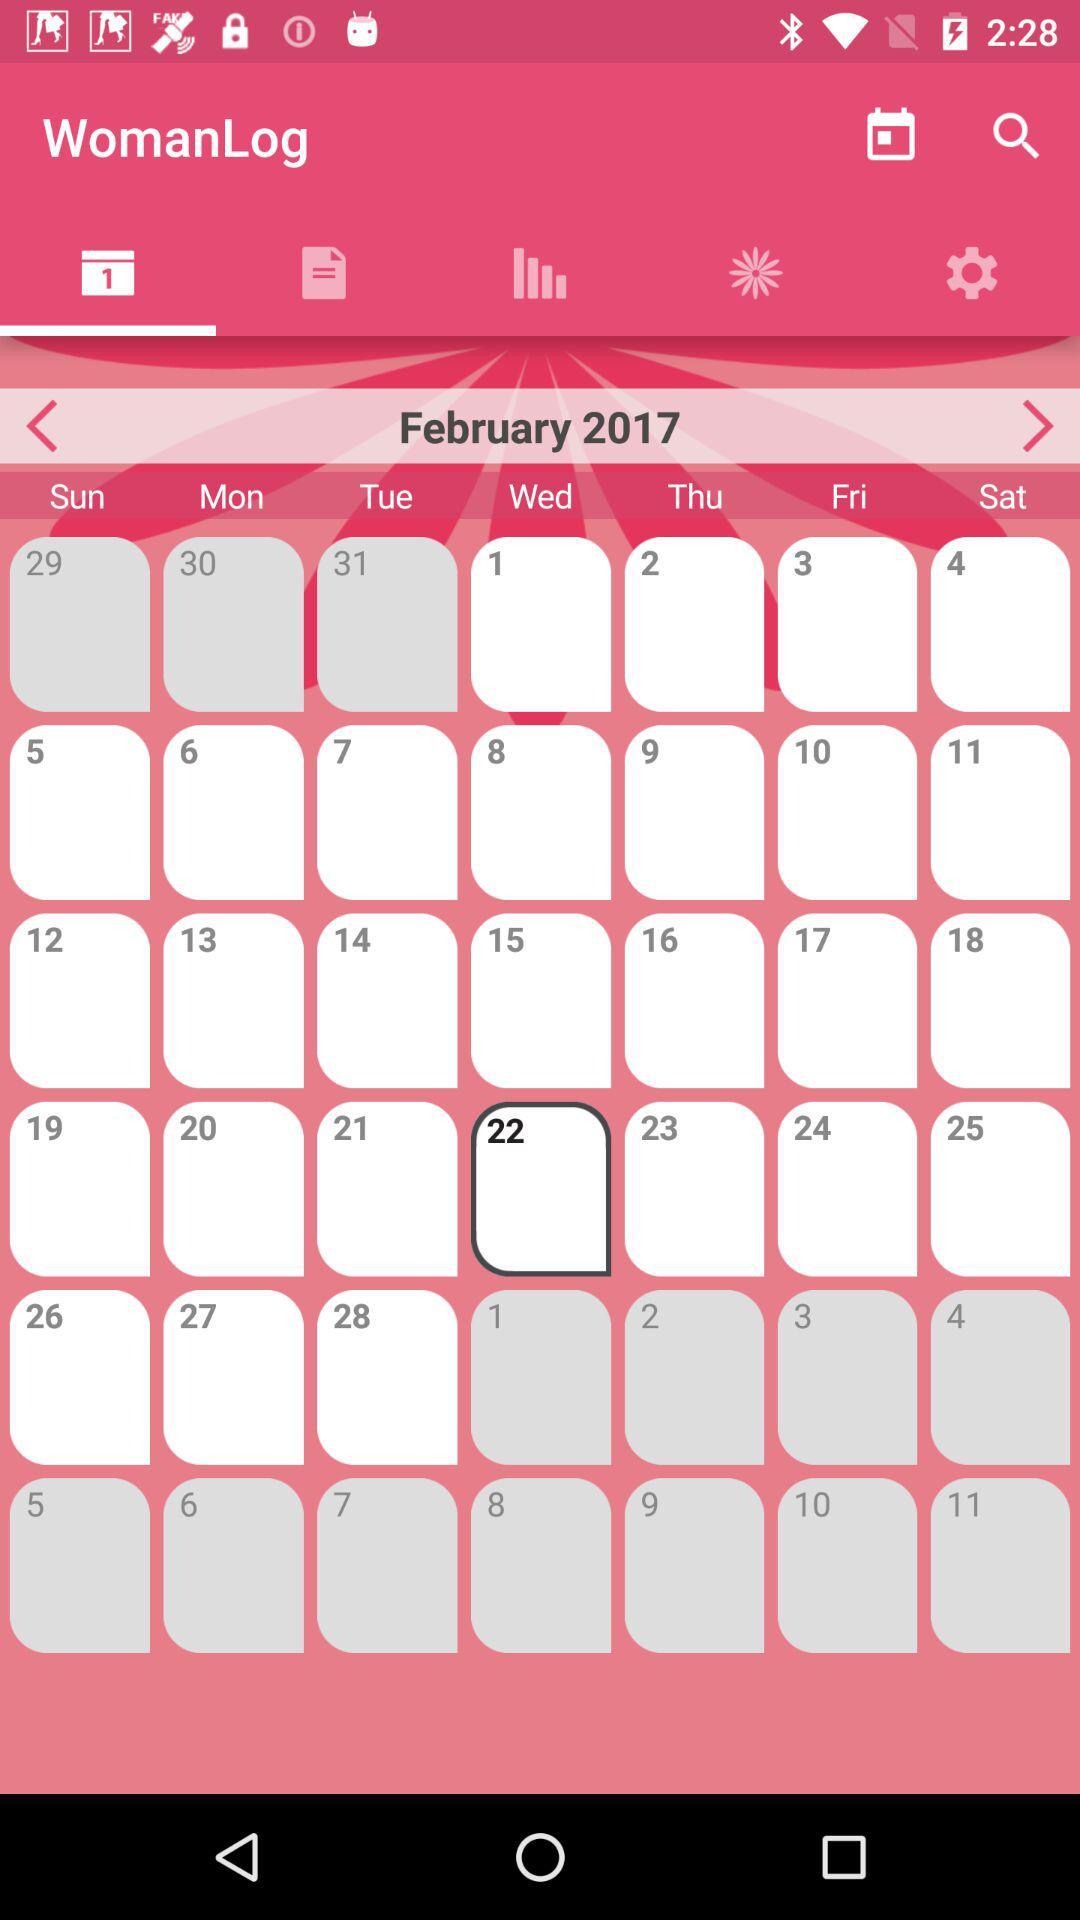  I want to click on the icon to the right of womanlog item, so click(890, 135).